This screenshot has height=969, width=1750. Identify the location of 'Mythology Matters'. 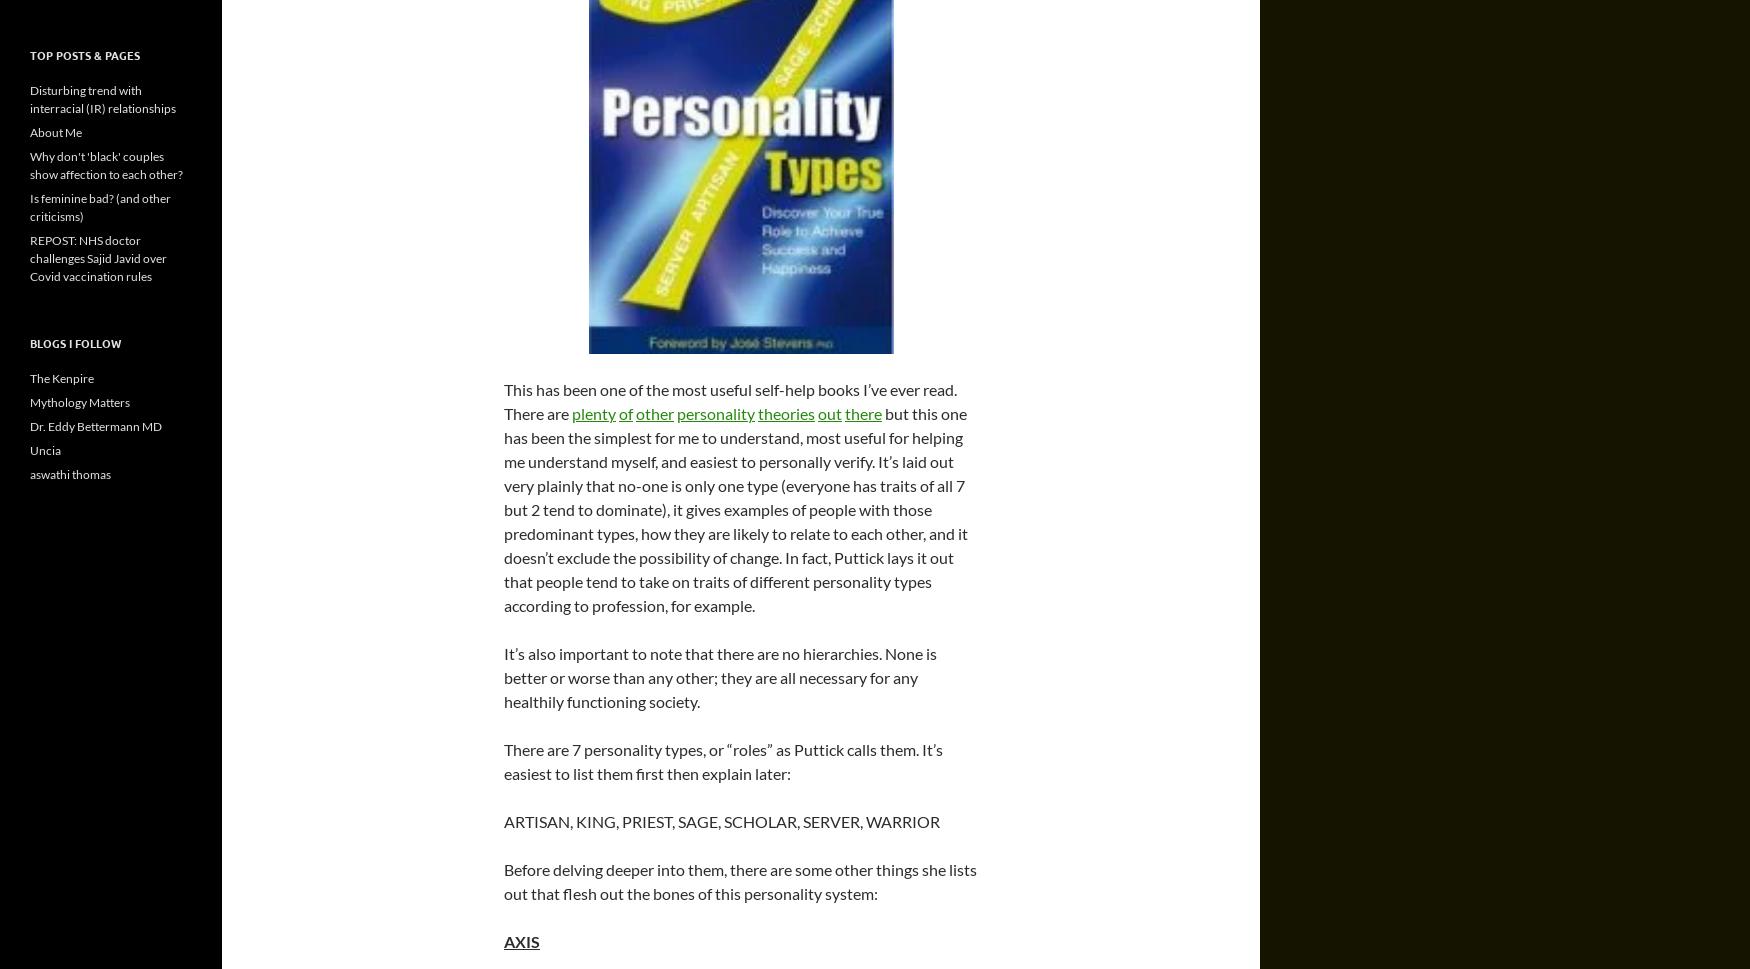
(79, 400).